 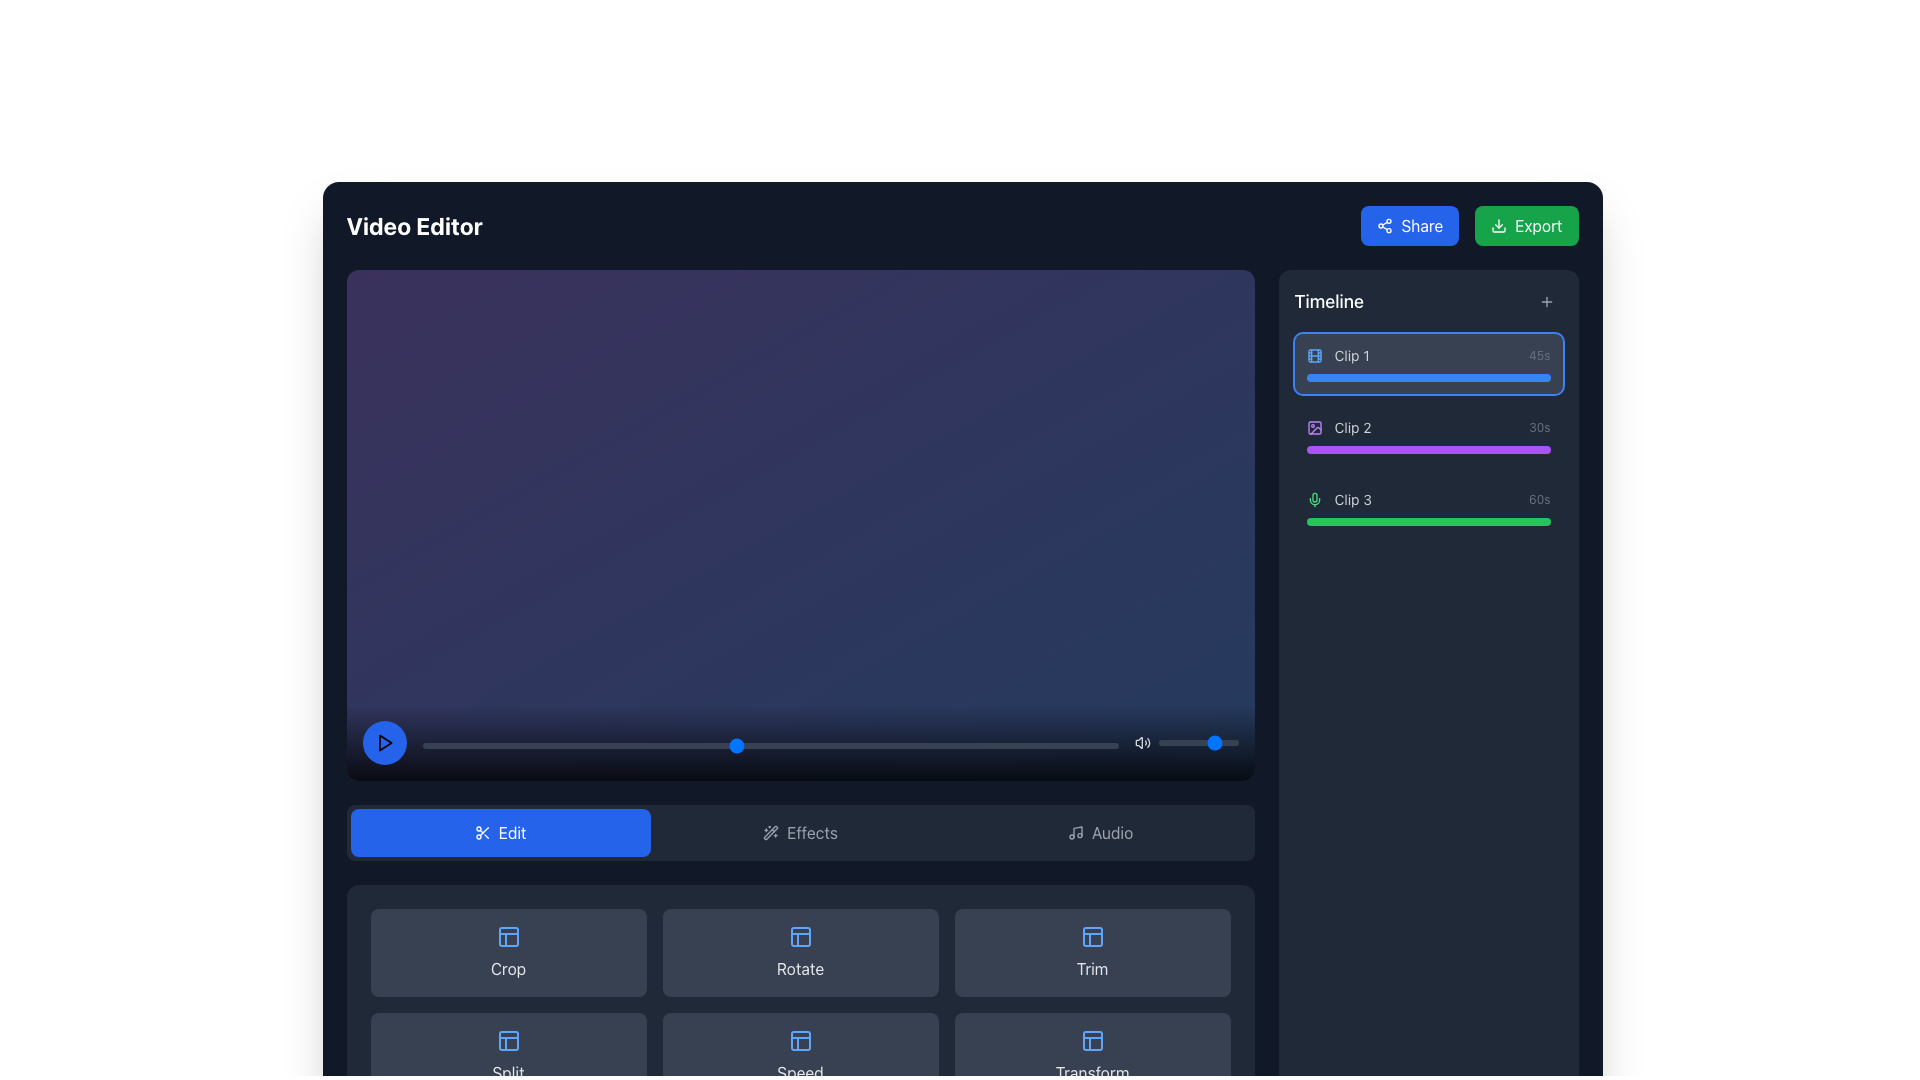 What do you see at coordinates (1427, 434) in the screenshot?
I see `the purple horizontal bar labeled 'Clip 2' on the timeline` at bounding box center [1427, 434].